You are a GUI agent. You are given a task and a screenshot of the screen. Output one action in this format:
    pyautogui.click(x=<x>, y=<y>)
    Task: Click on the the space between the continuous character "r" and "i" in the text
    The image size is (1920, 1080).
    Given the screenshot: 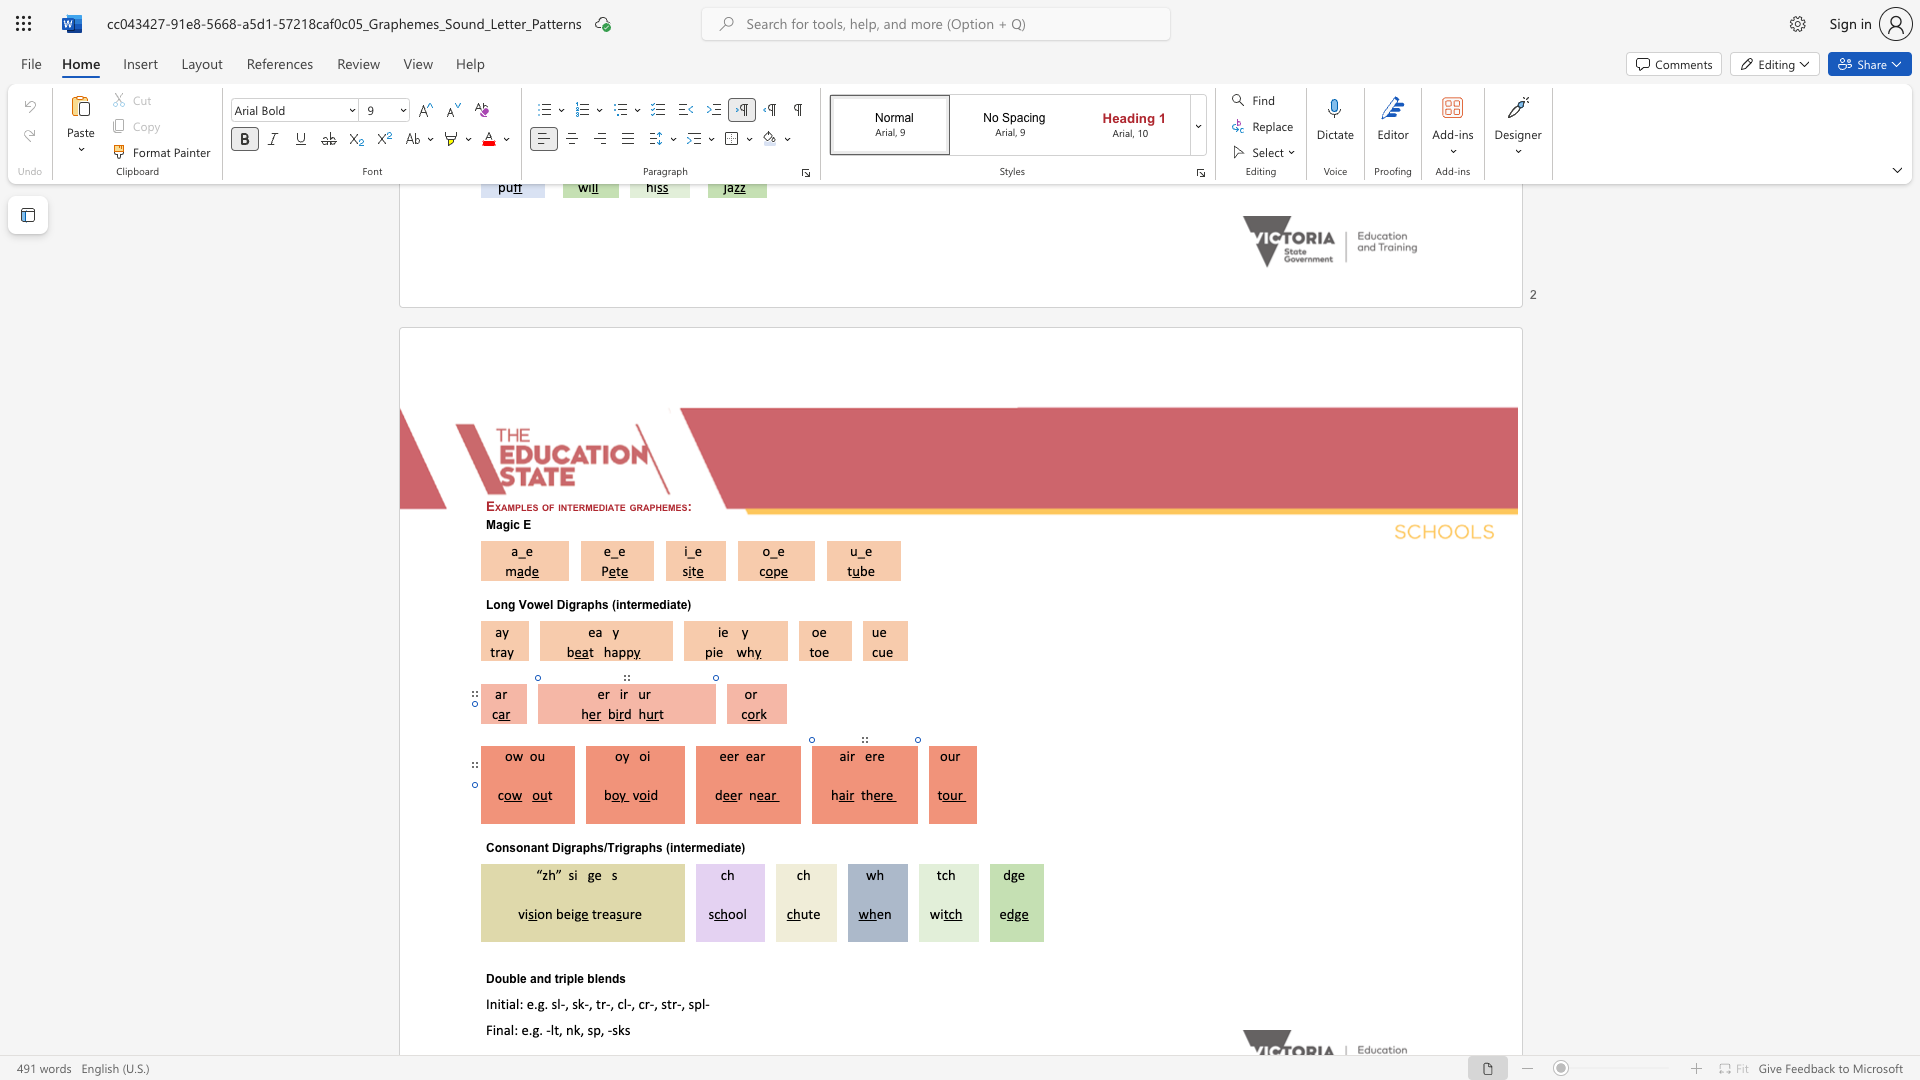 What is the action you would take?
    pyautogui.click(x=561, y=977)
    